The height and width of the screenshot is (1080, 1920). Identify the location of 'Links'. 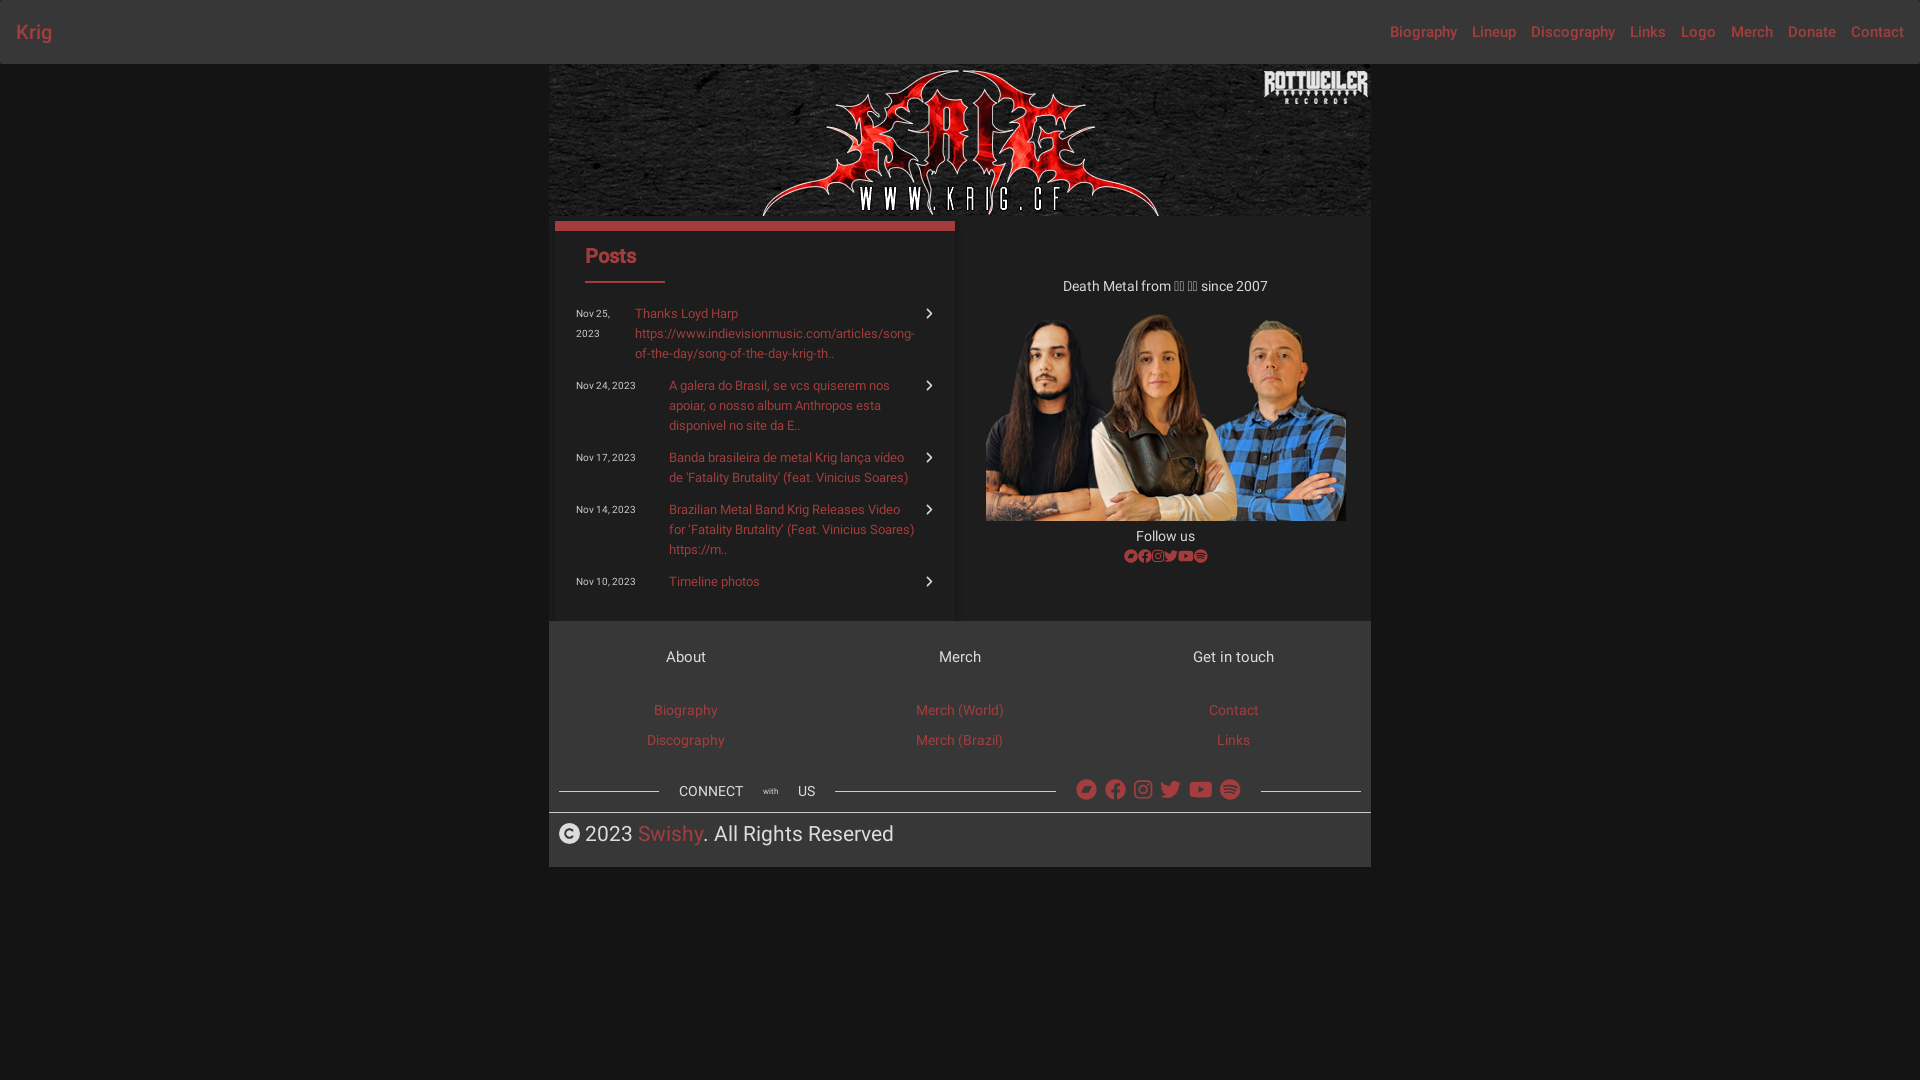
(1647, 31).